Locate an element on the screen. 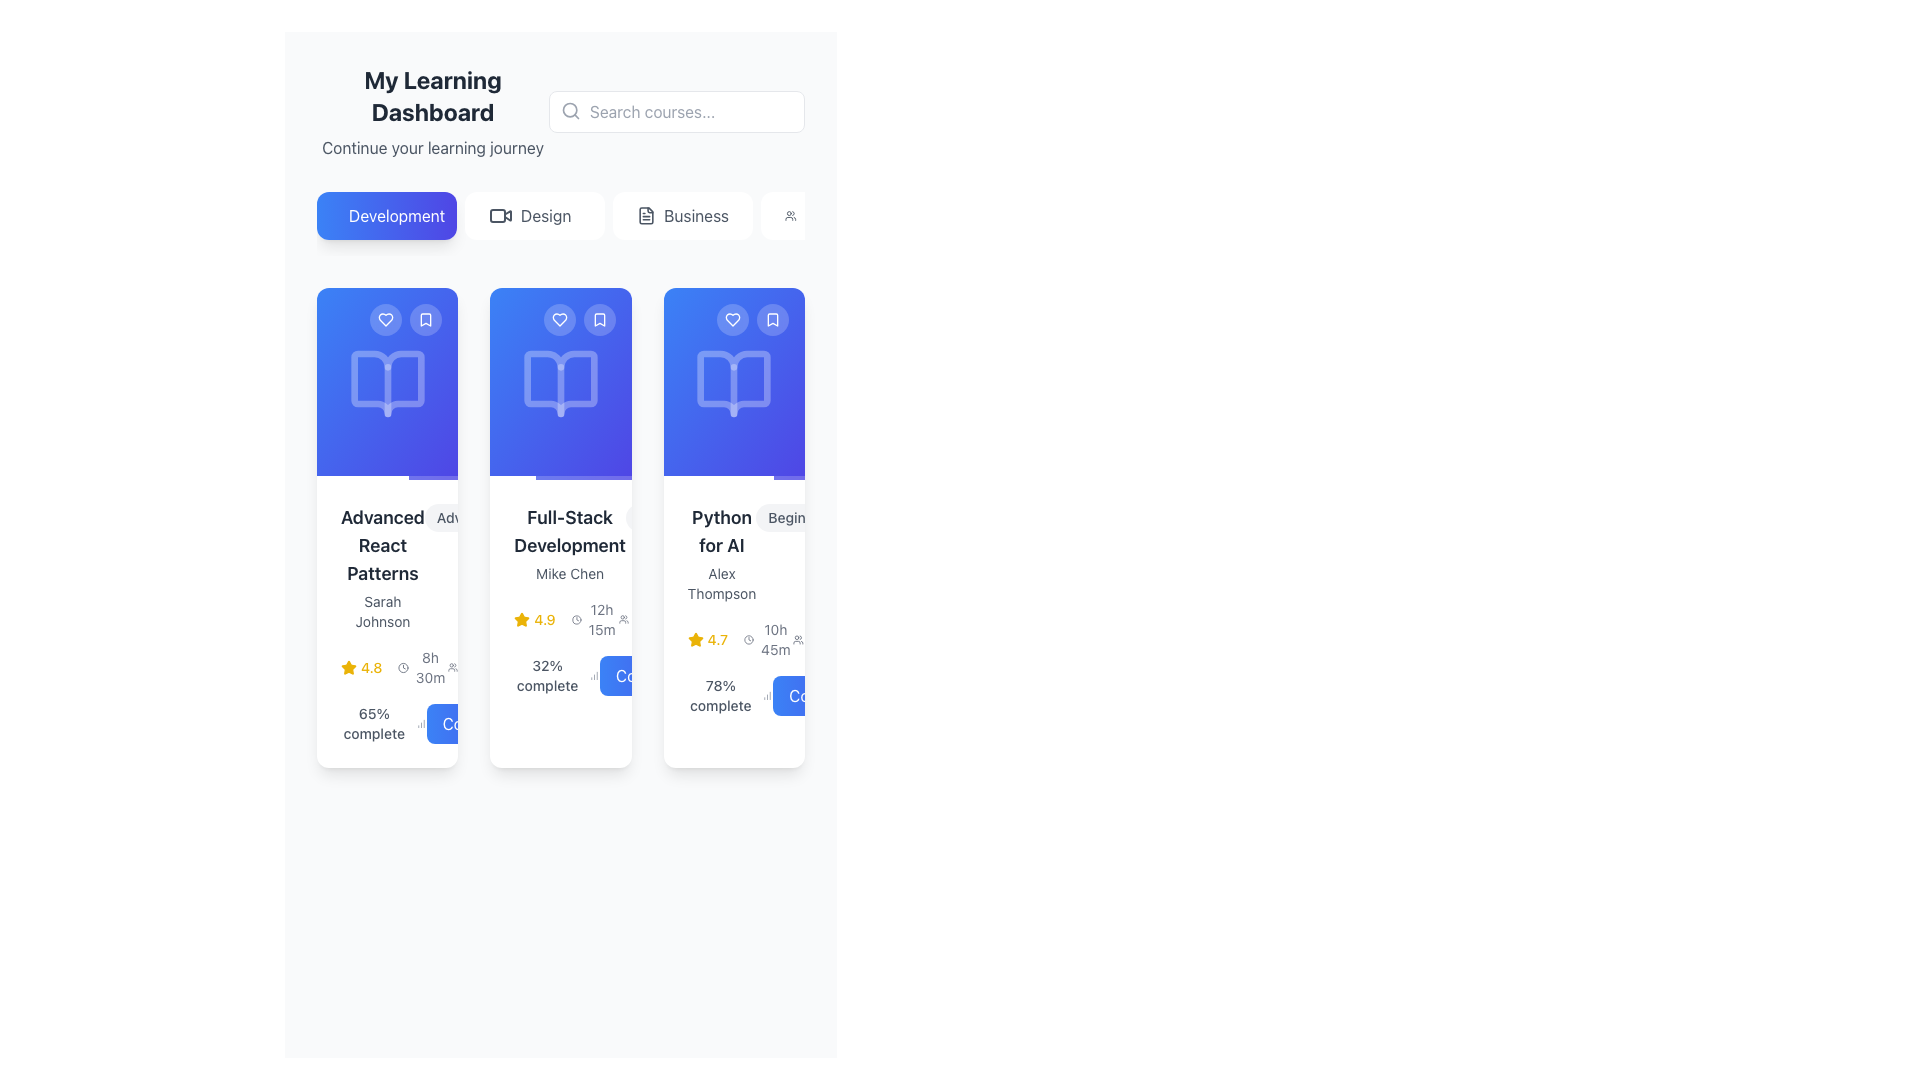 This screenshot has height=1080, width=1920. the small gray outline icon displaying a bar chart with three vertical bars, located next to the text '65% complete' is located at coordinates (420, 724).